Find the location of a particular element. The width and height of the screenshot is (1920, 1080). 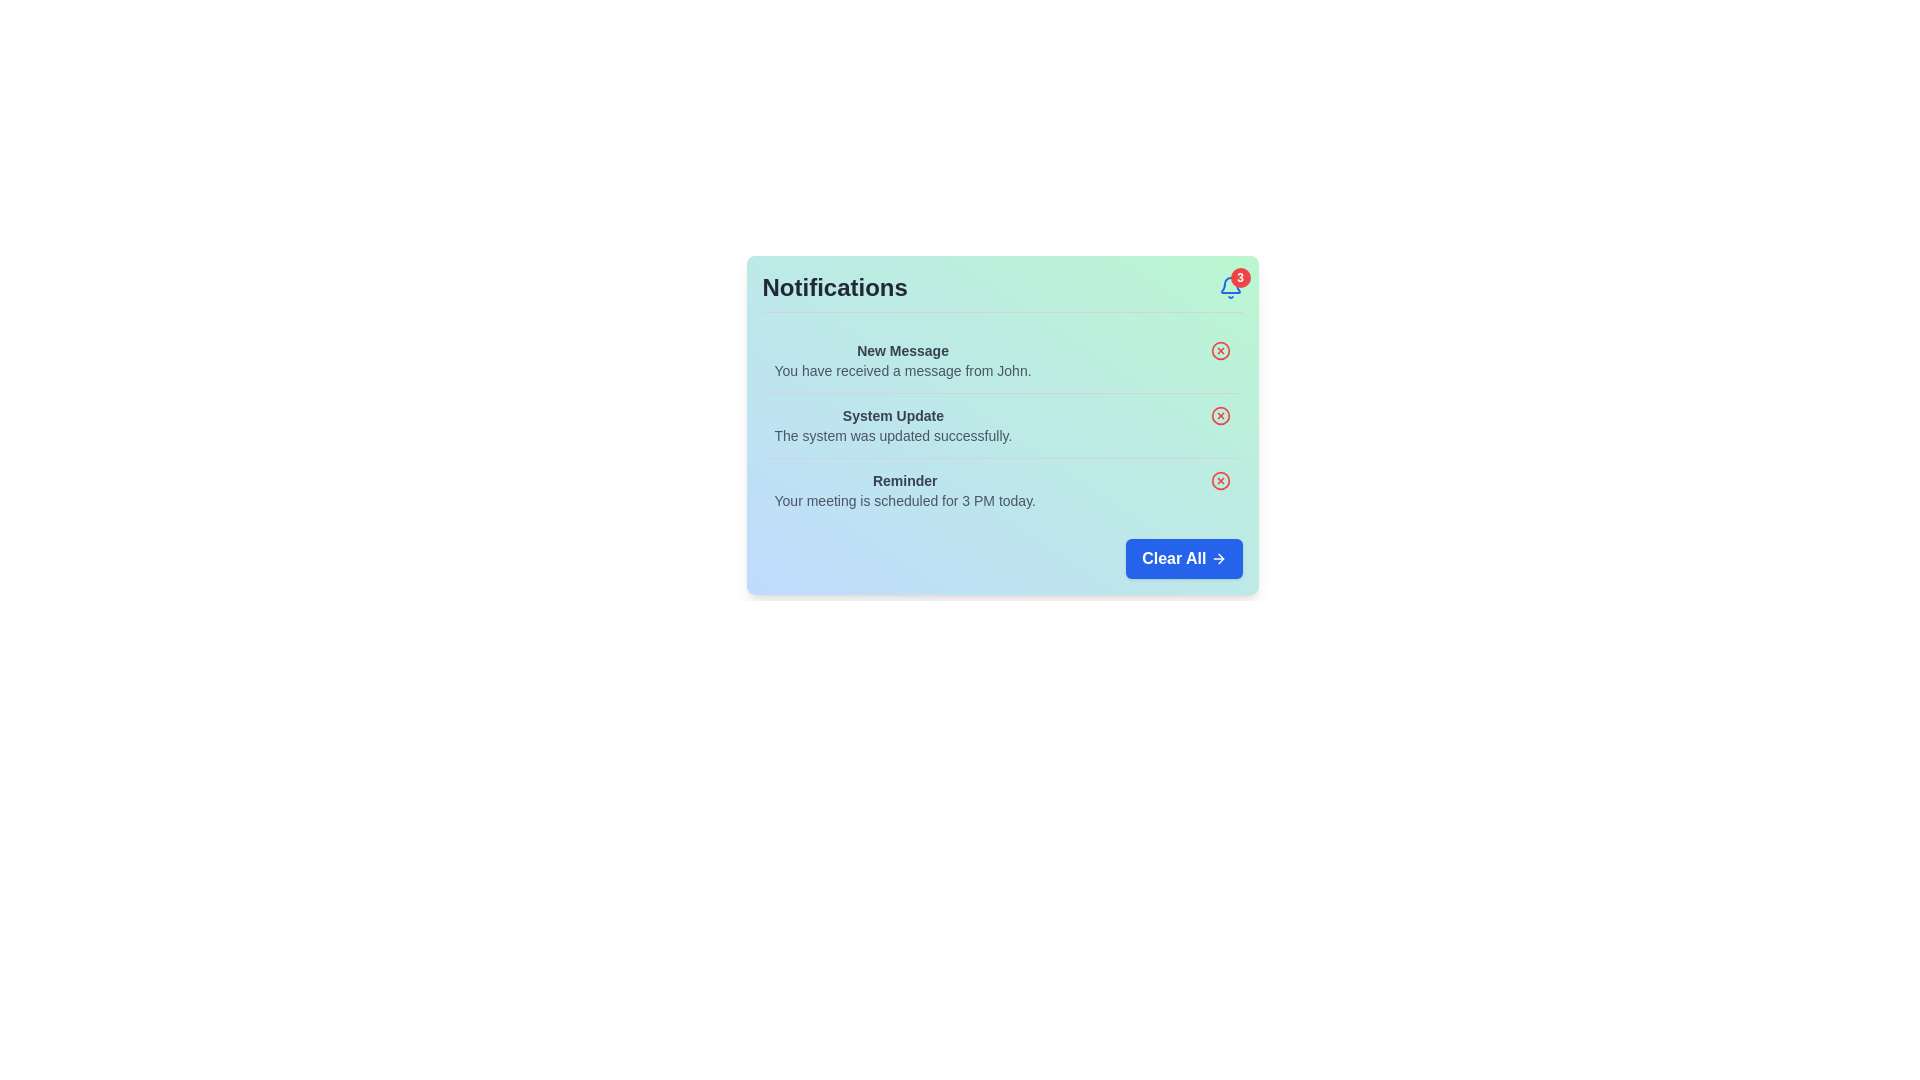

the text content that informs the user about receiving a new message, located in the top-left of the notification box under the header 'Notifications.' is located at coordinates (901, 361).